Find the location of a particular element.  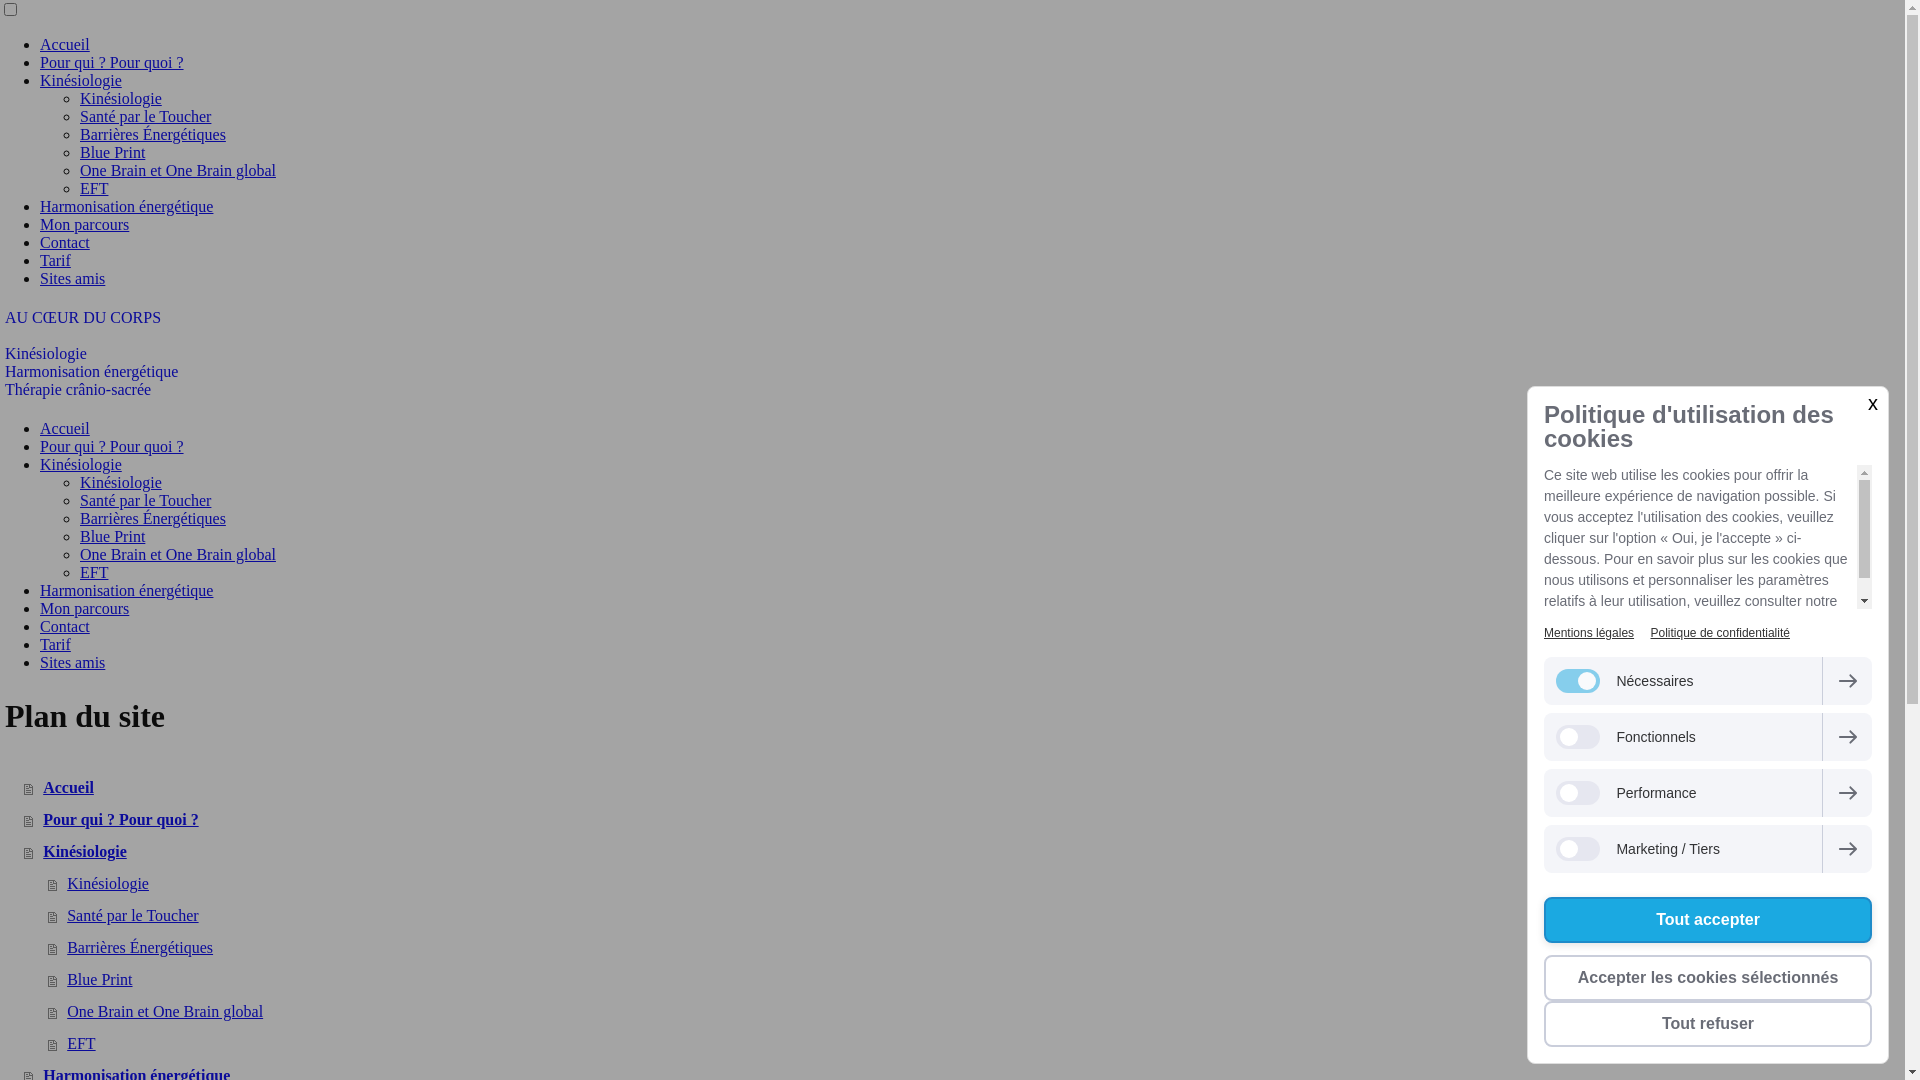

'Contact' is located at coordinates (39, 241).